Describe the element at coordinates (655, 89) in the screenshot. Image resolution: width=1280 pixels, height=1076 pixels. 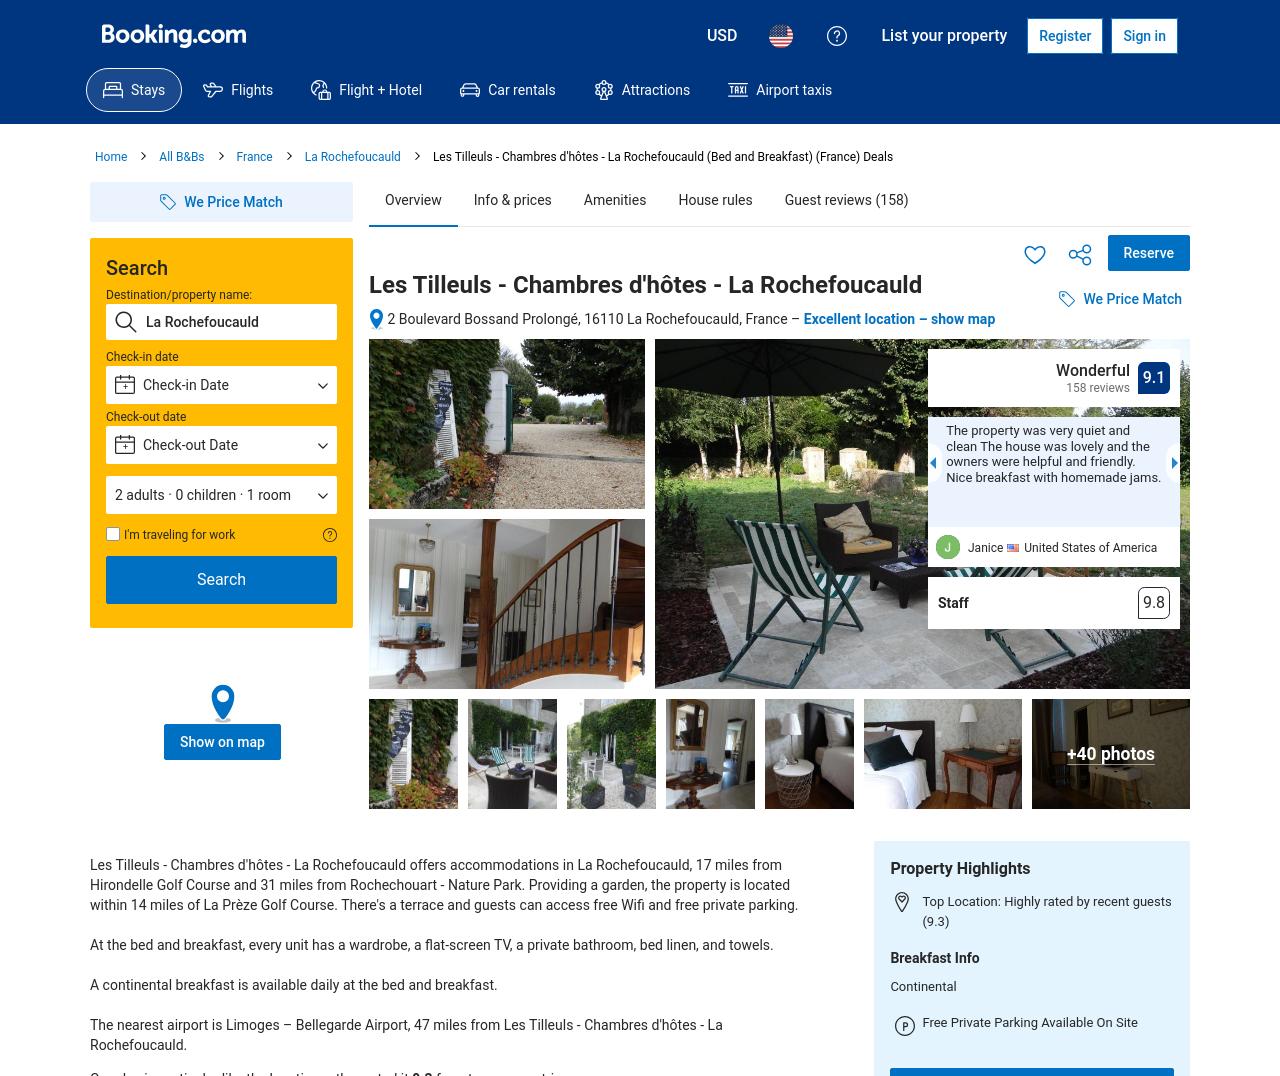
I see `'Attractions'` at that location.